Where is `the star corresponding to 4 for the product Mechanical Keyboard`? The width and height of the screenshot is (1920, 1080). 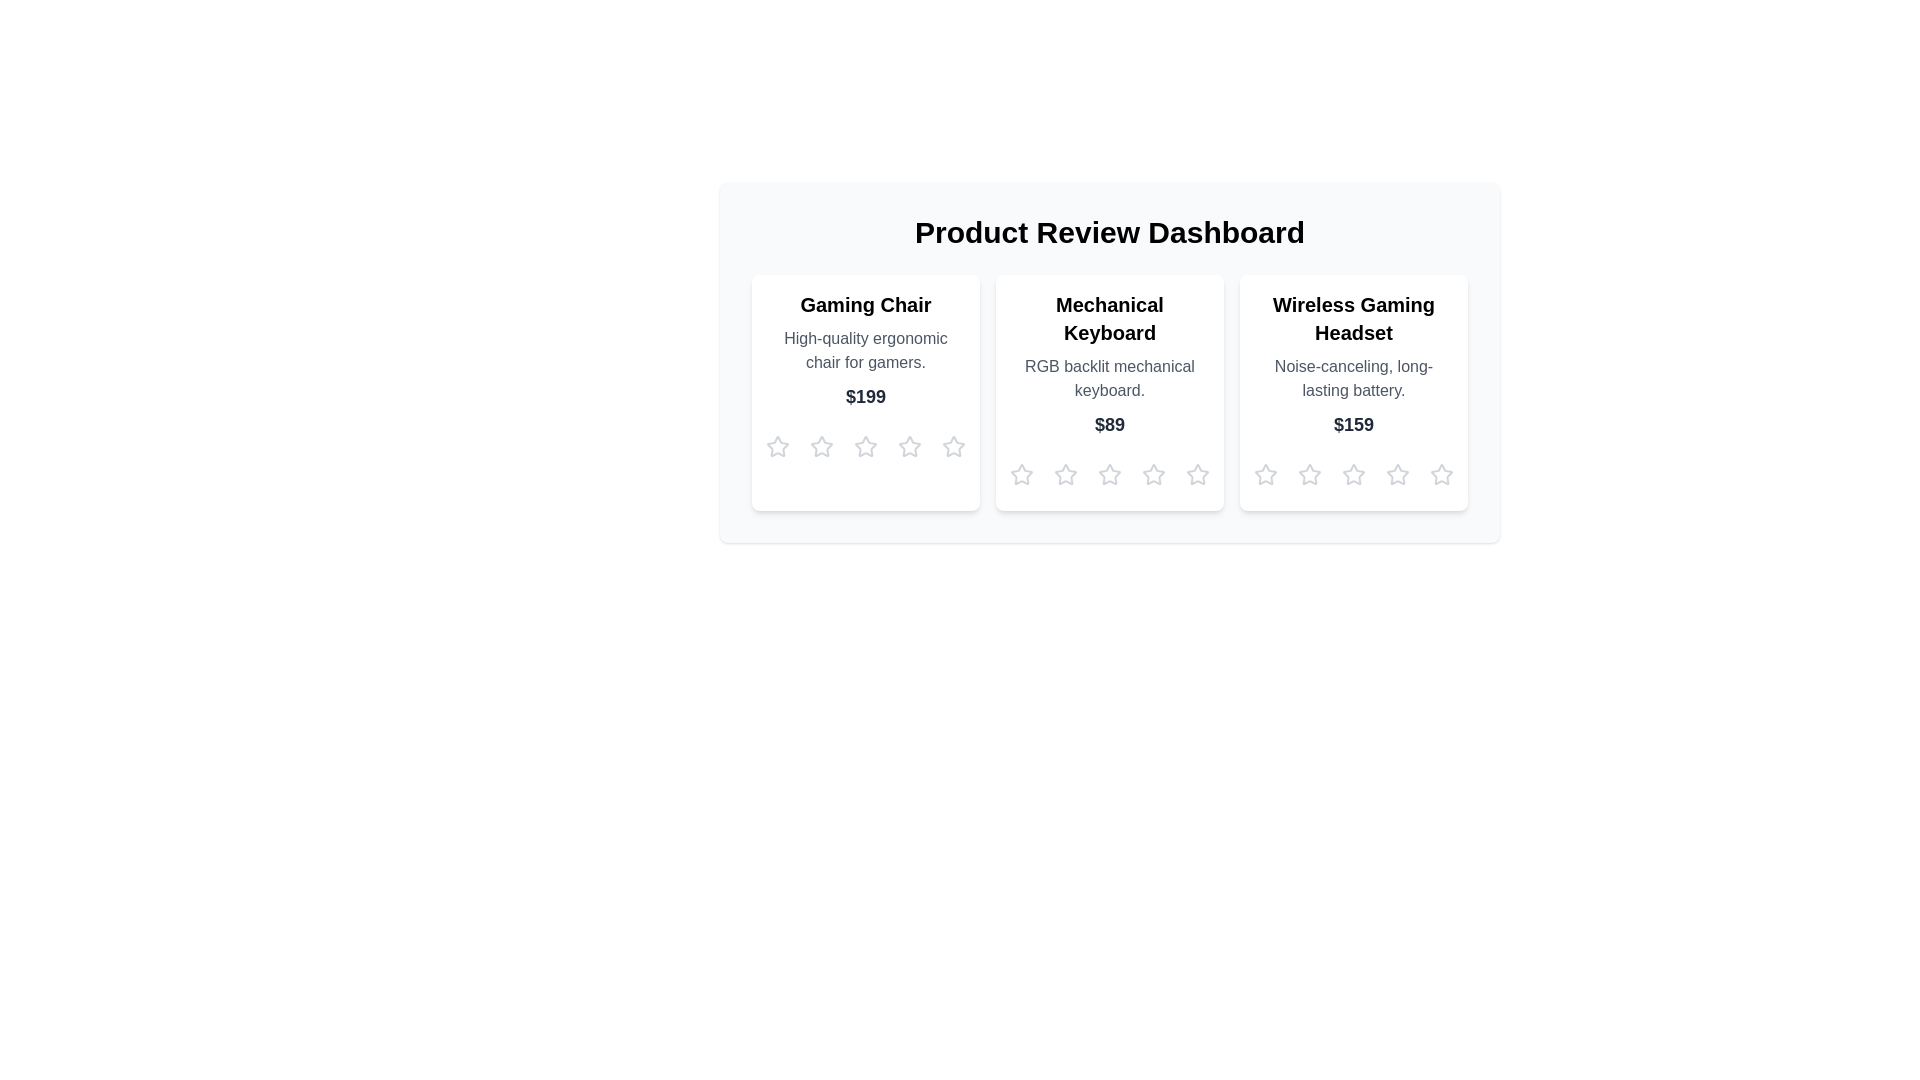 the star corresponding to 4 for the product Mechanical Keyboard is located at coordinates (1153, 474).